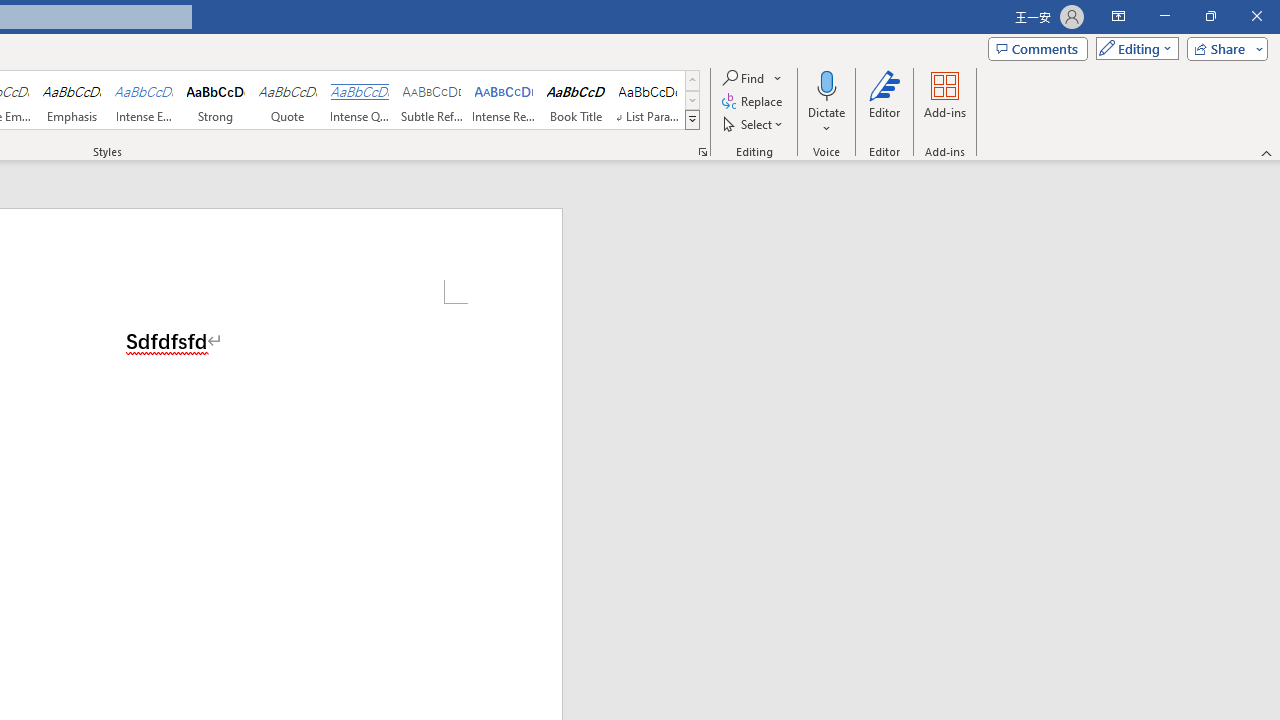  Describe the element at coordinates (826, 103) in the screenshot. I see `'Dictate'` at that location.